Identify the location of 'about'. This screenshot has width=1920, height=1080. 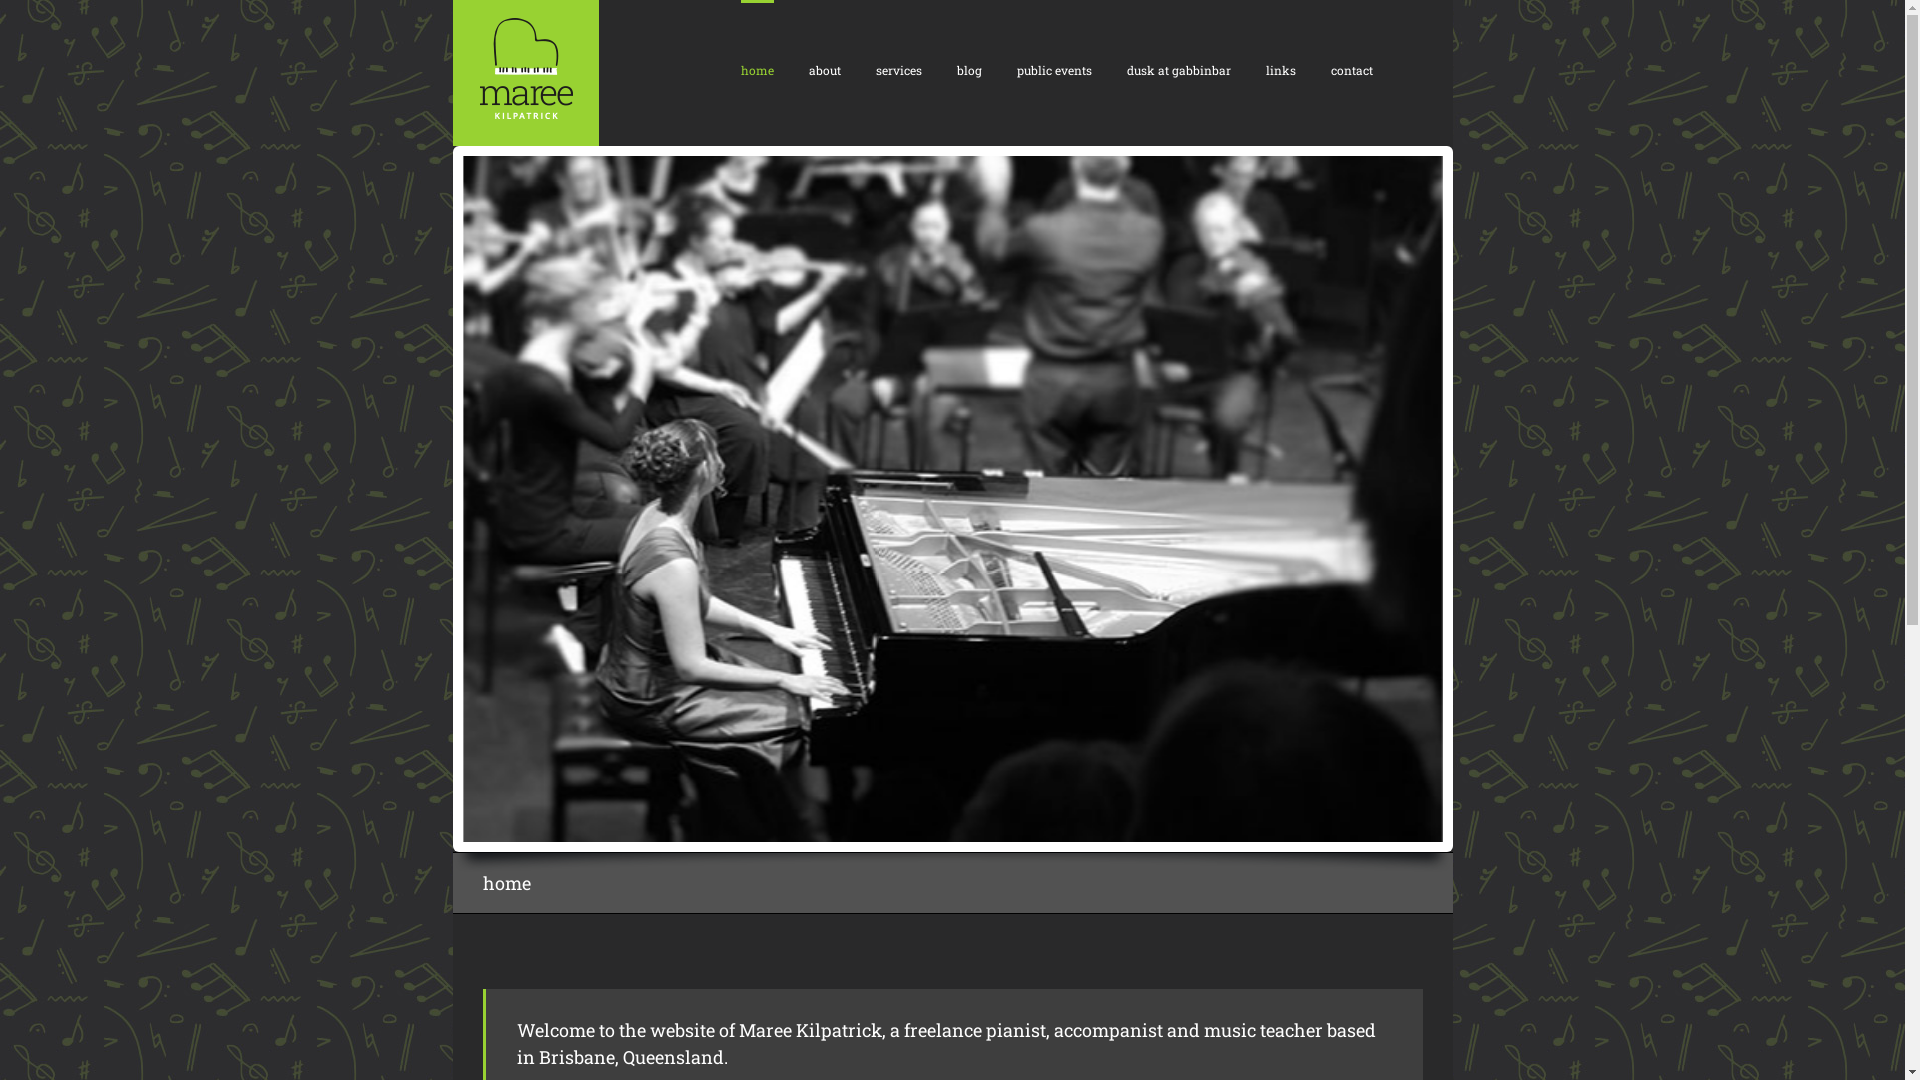
(824, 68).